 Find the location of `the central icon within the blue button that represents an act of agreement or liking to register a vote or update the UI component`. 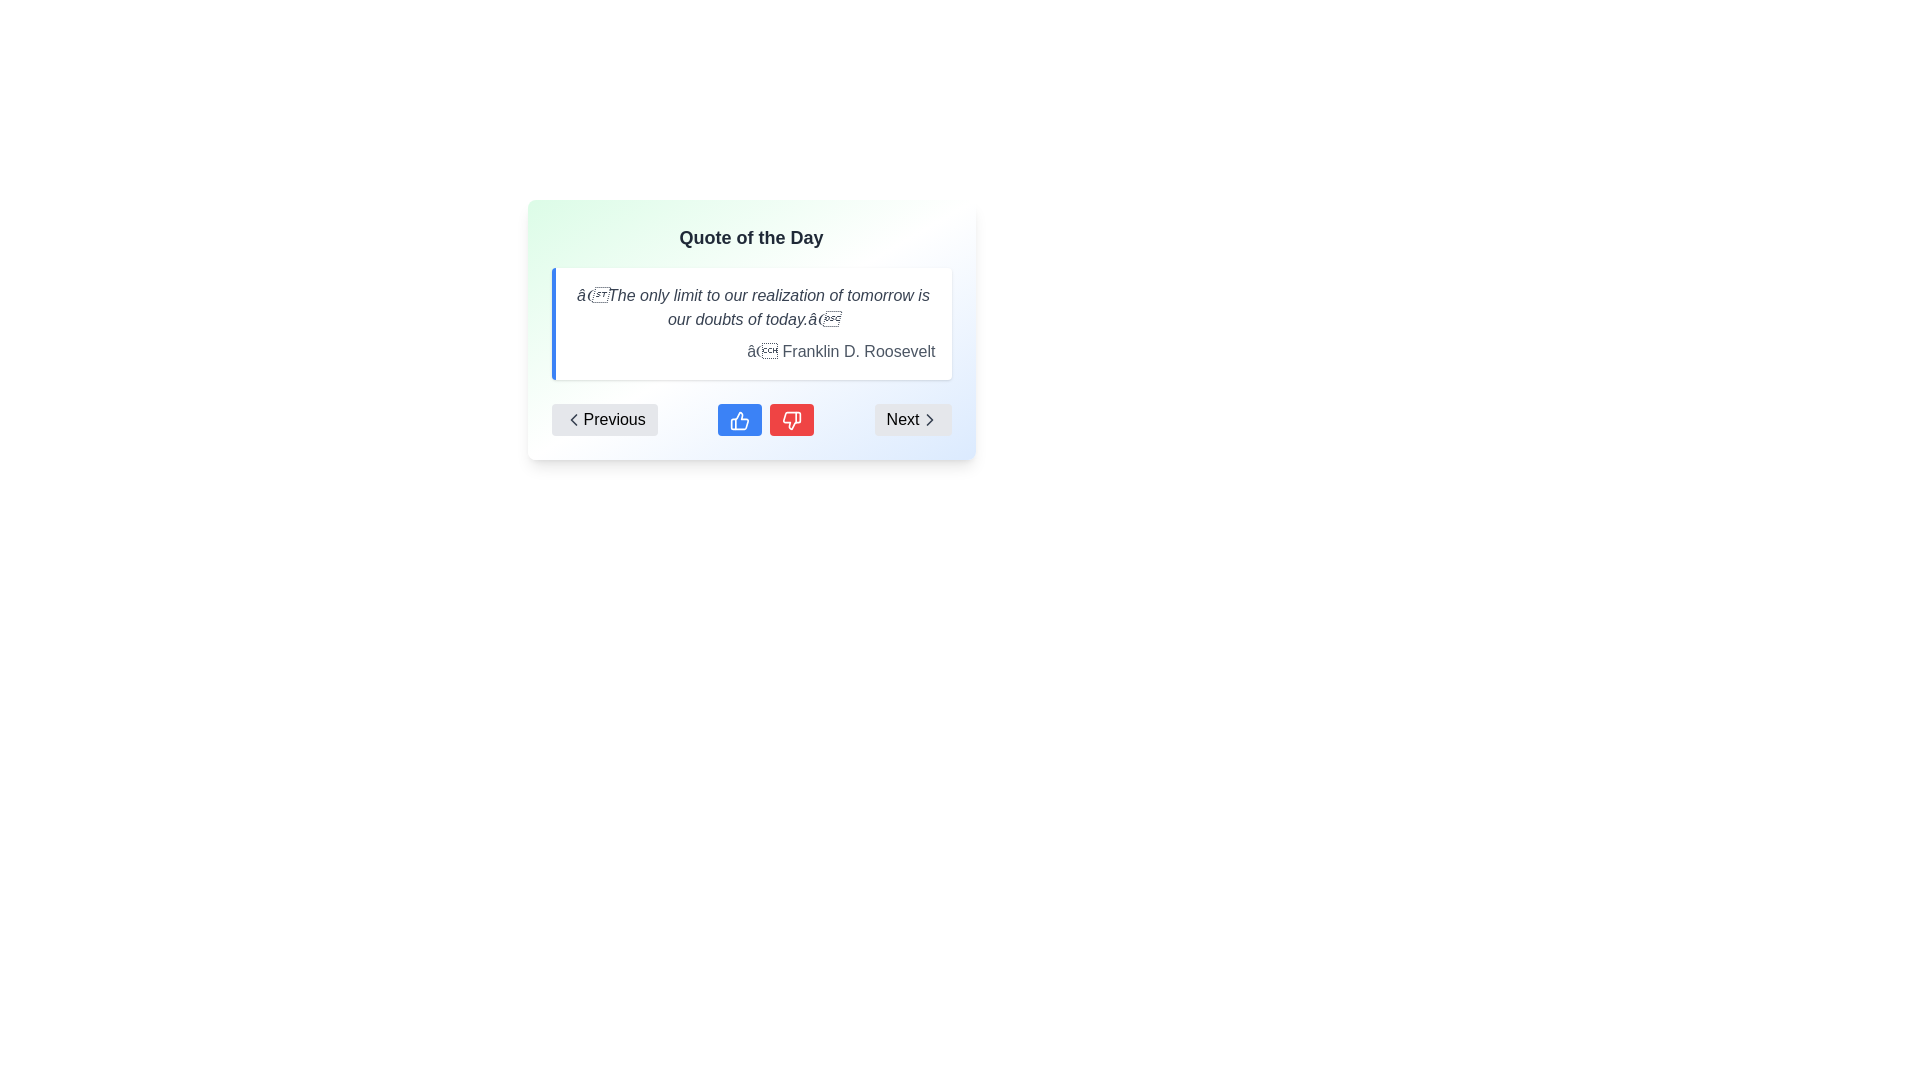

the central icon within the blue button that represents an act of agreement or liking to register a vote or update the UI component is located at coordinates (739, 419).